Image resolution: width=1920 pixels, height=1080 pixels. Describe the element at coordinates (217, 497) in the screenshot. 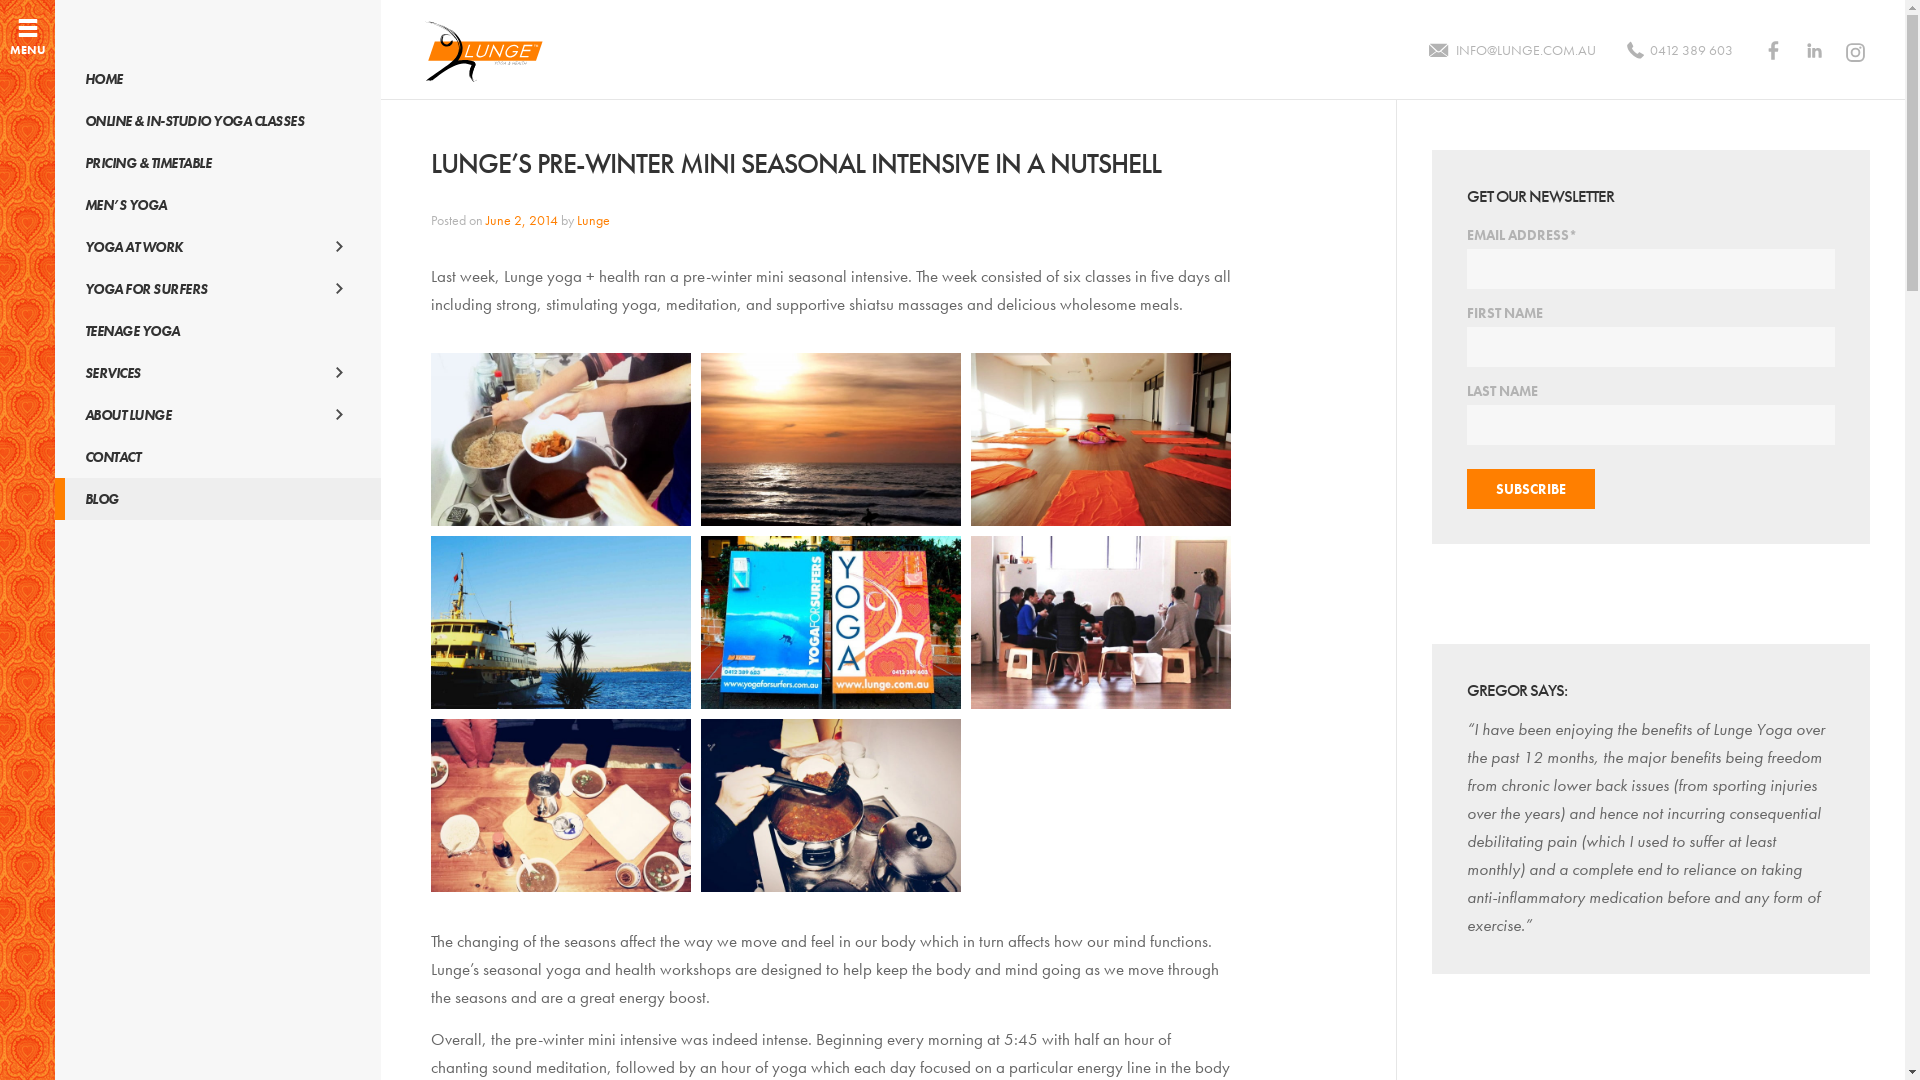

I see `'BLOG'` at that location.